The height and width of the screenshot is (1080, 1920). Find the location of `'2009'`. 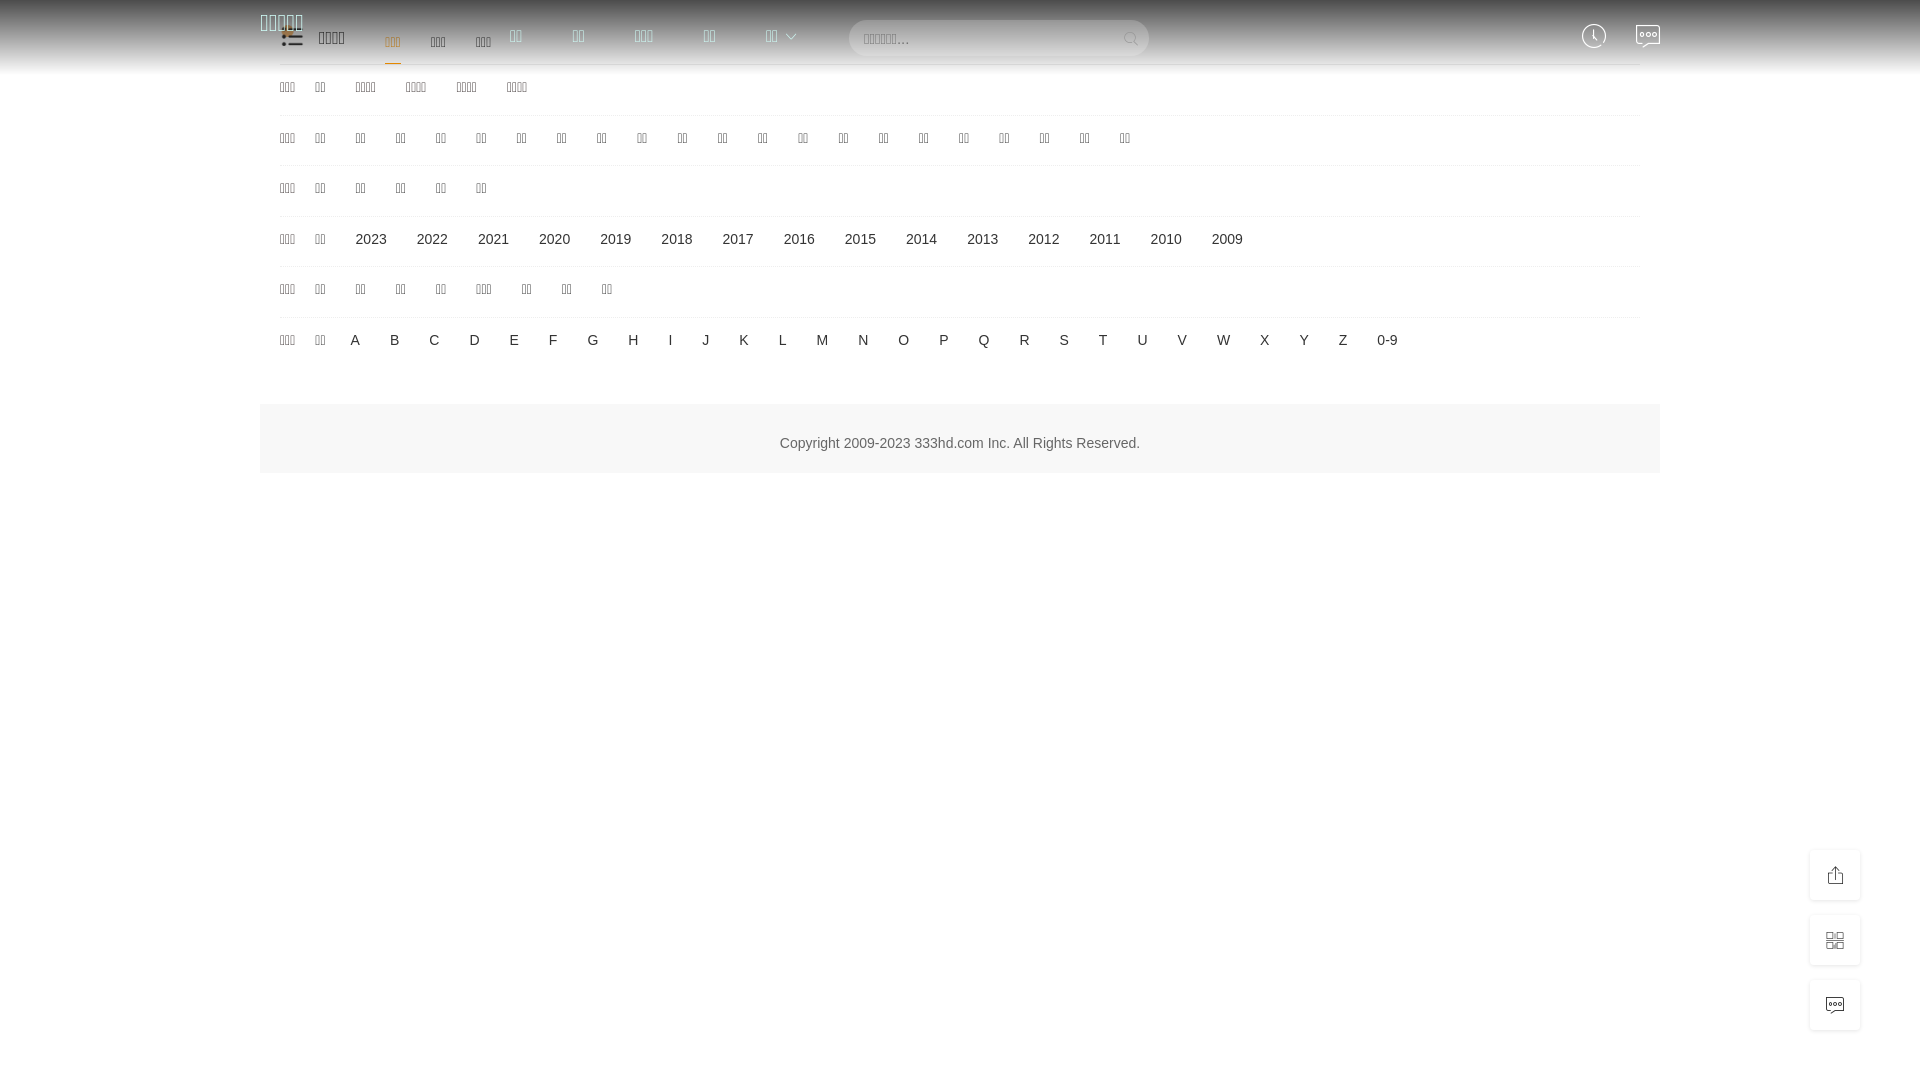

'2009' is located at coordinates (1226, 238).